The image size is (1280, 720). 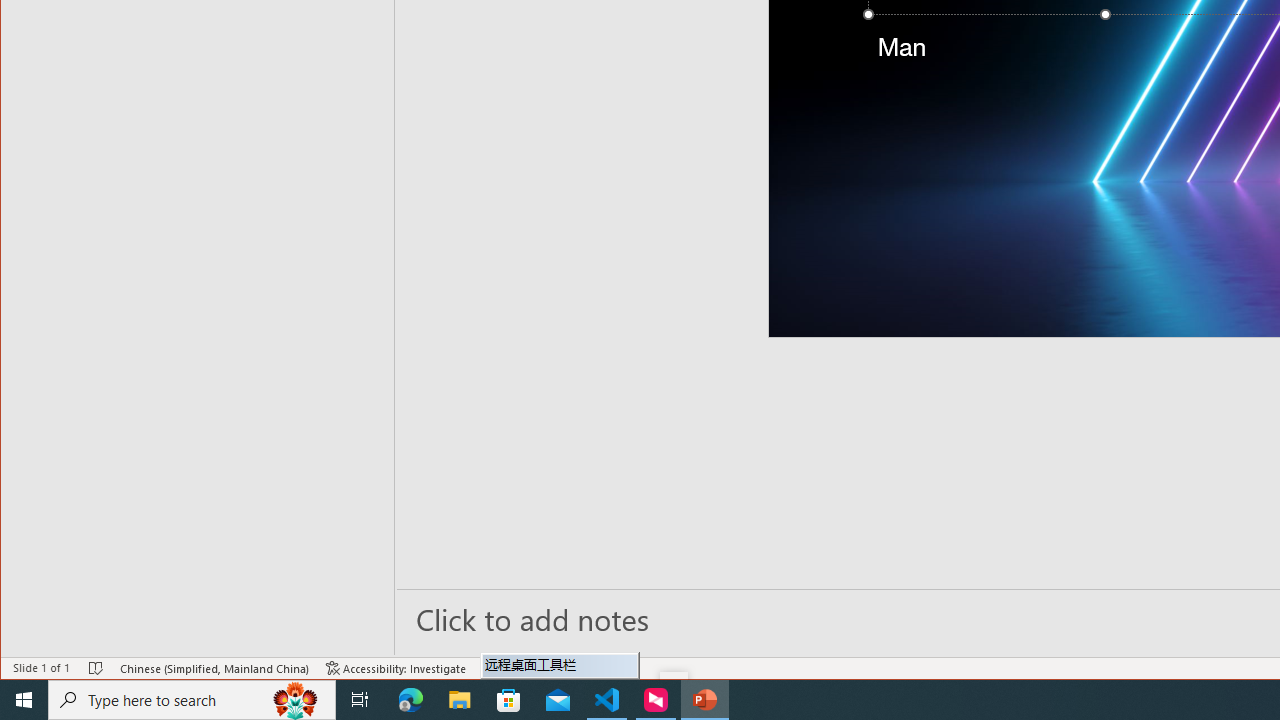 What do you see at coordinates (410, 698) in the screenshot?
I see `'Microsoft Edge'` at bounding box center [410, 698].